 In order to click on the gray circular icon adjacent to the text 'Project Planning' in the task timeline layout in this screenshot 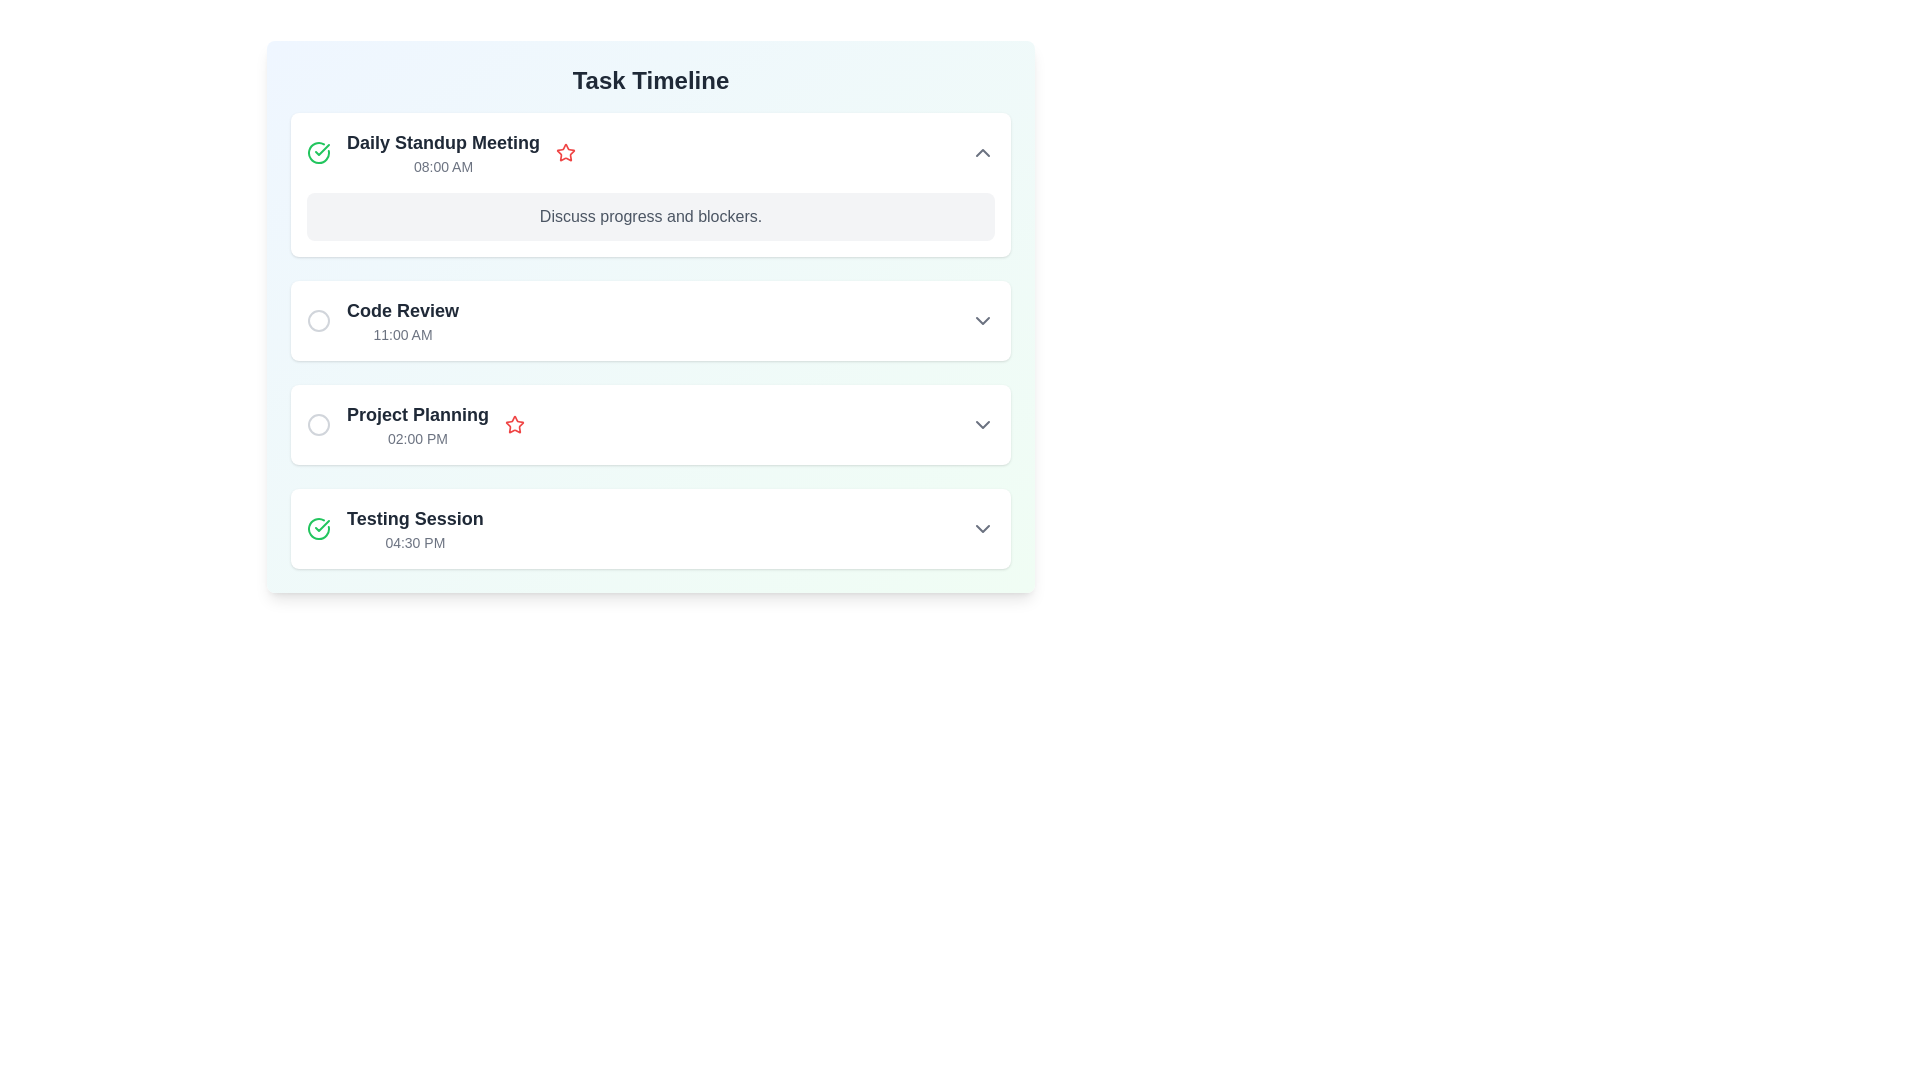, I will do `click(317, 423)`.